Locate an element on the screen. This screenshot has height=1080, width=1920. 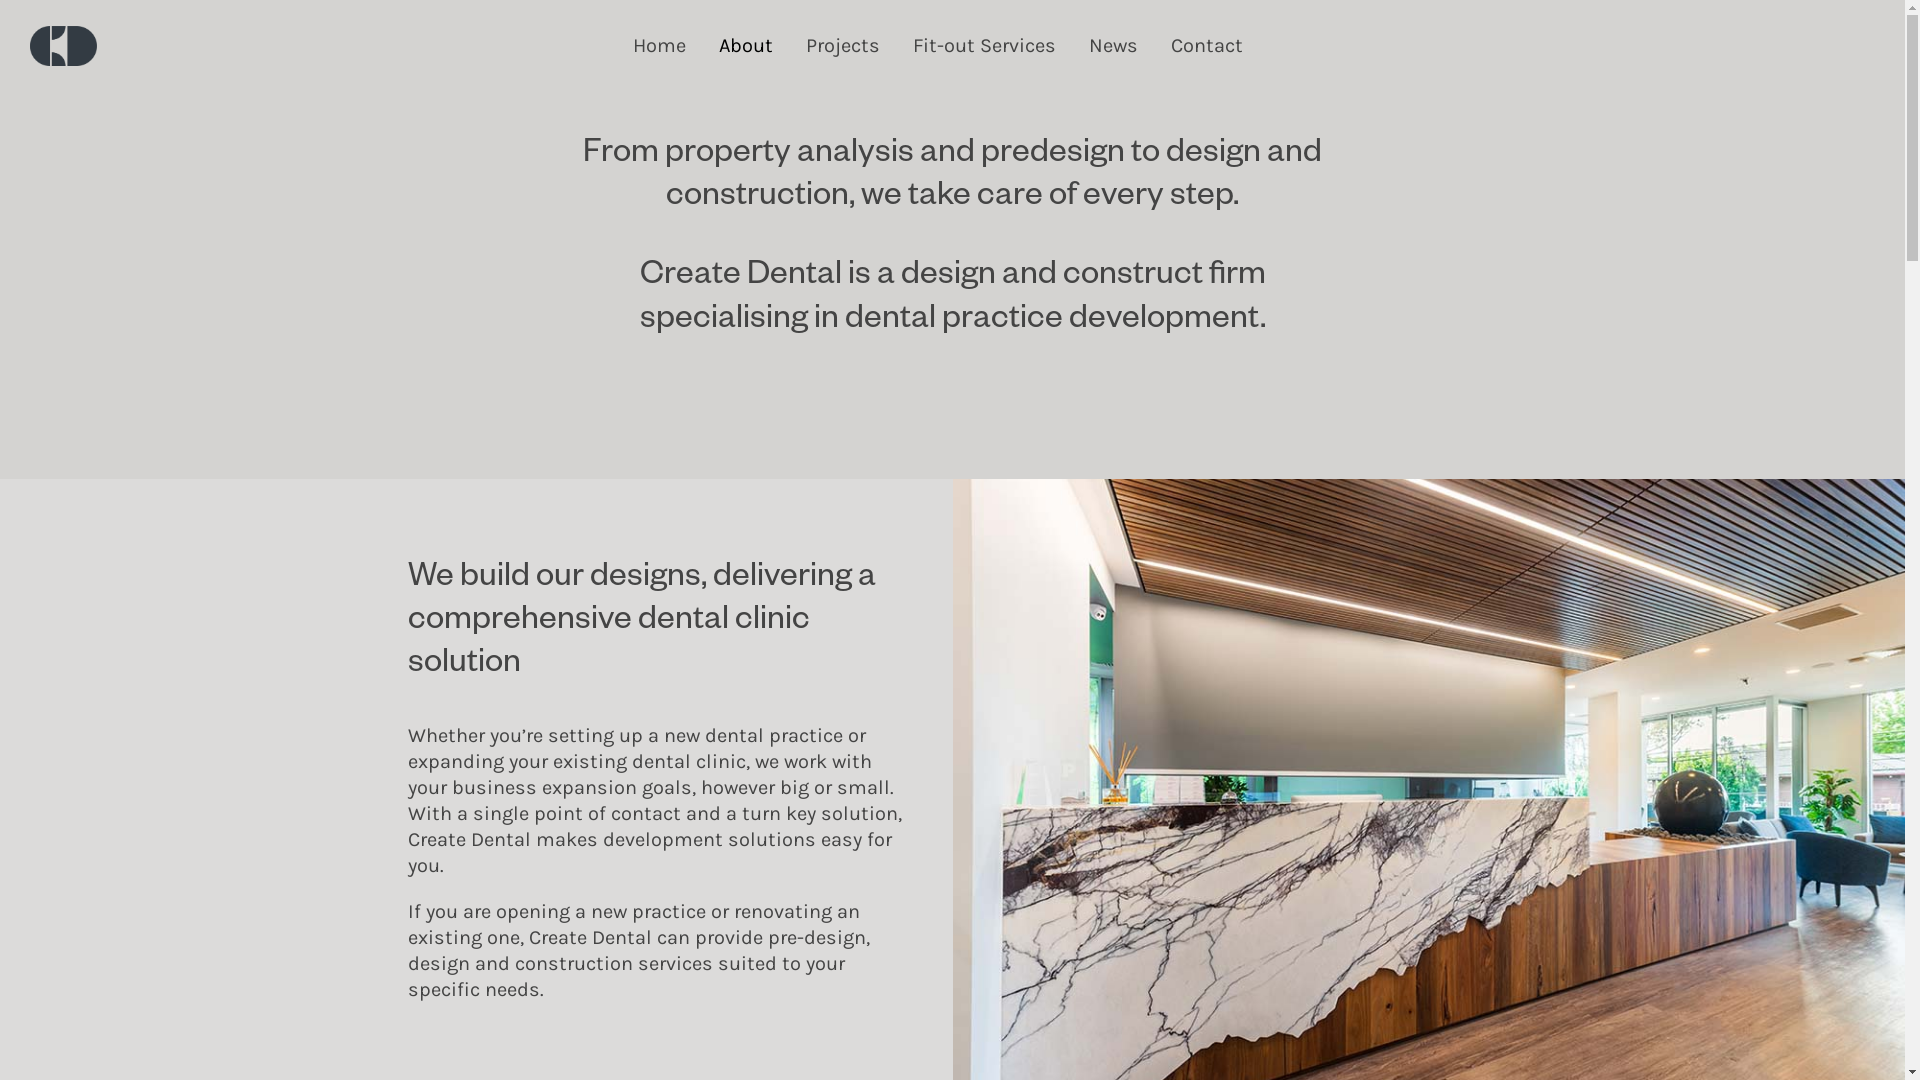
'News' is located at coordinates (1111, 45).